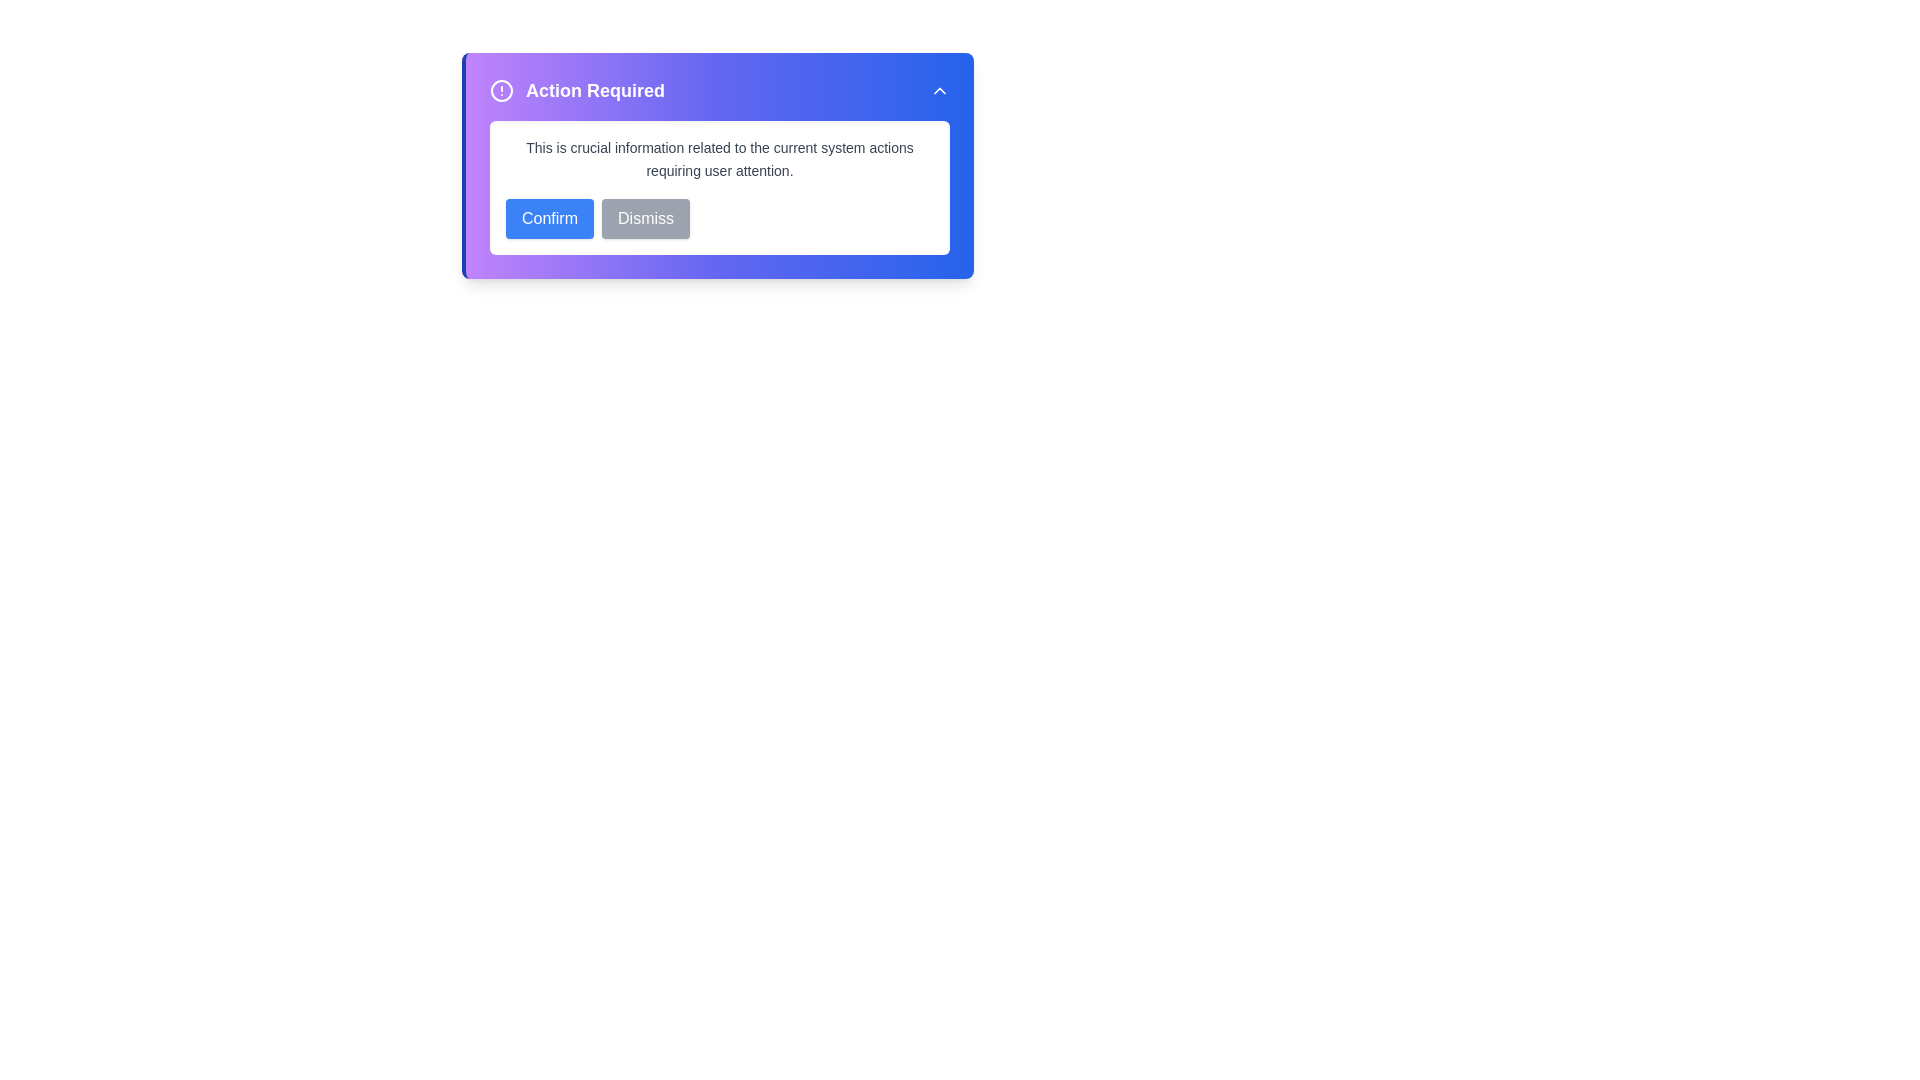 This screenshot has width=1920, height=1080. I want to click on the 'Dismiss' button to disregard the information, so click(646, 219).